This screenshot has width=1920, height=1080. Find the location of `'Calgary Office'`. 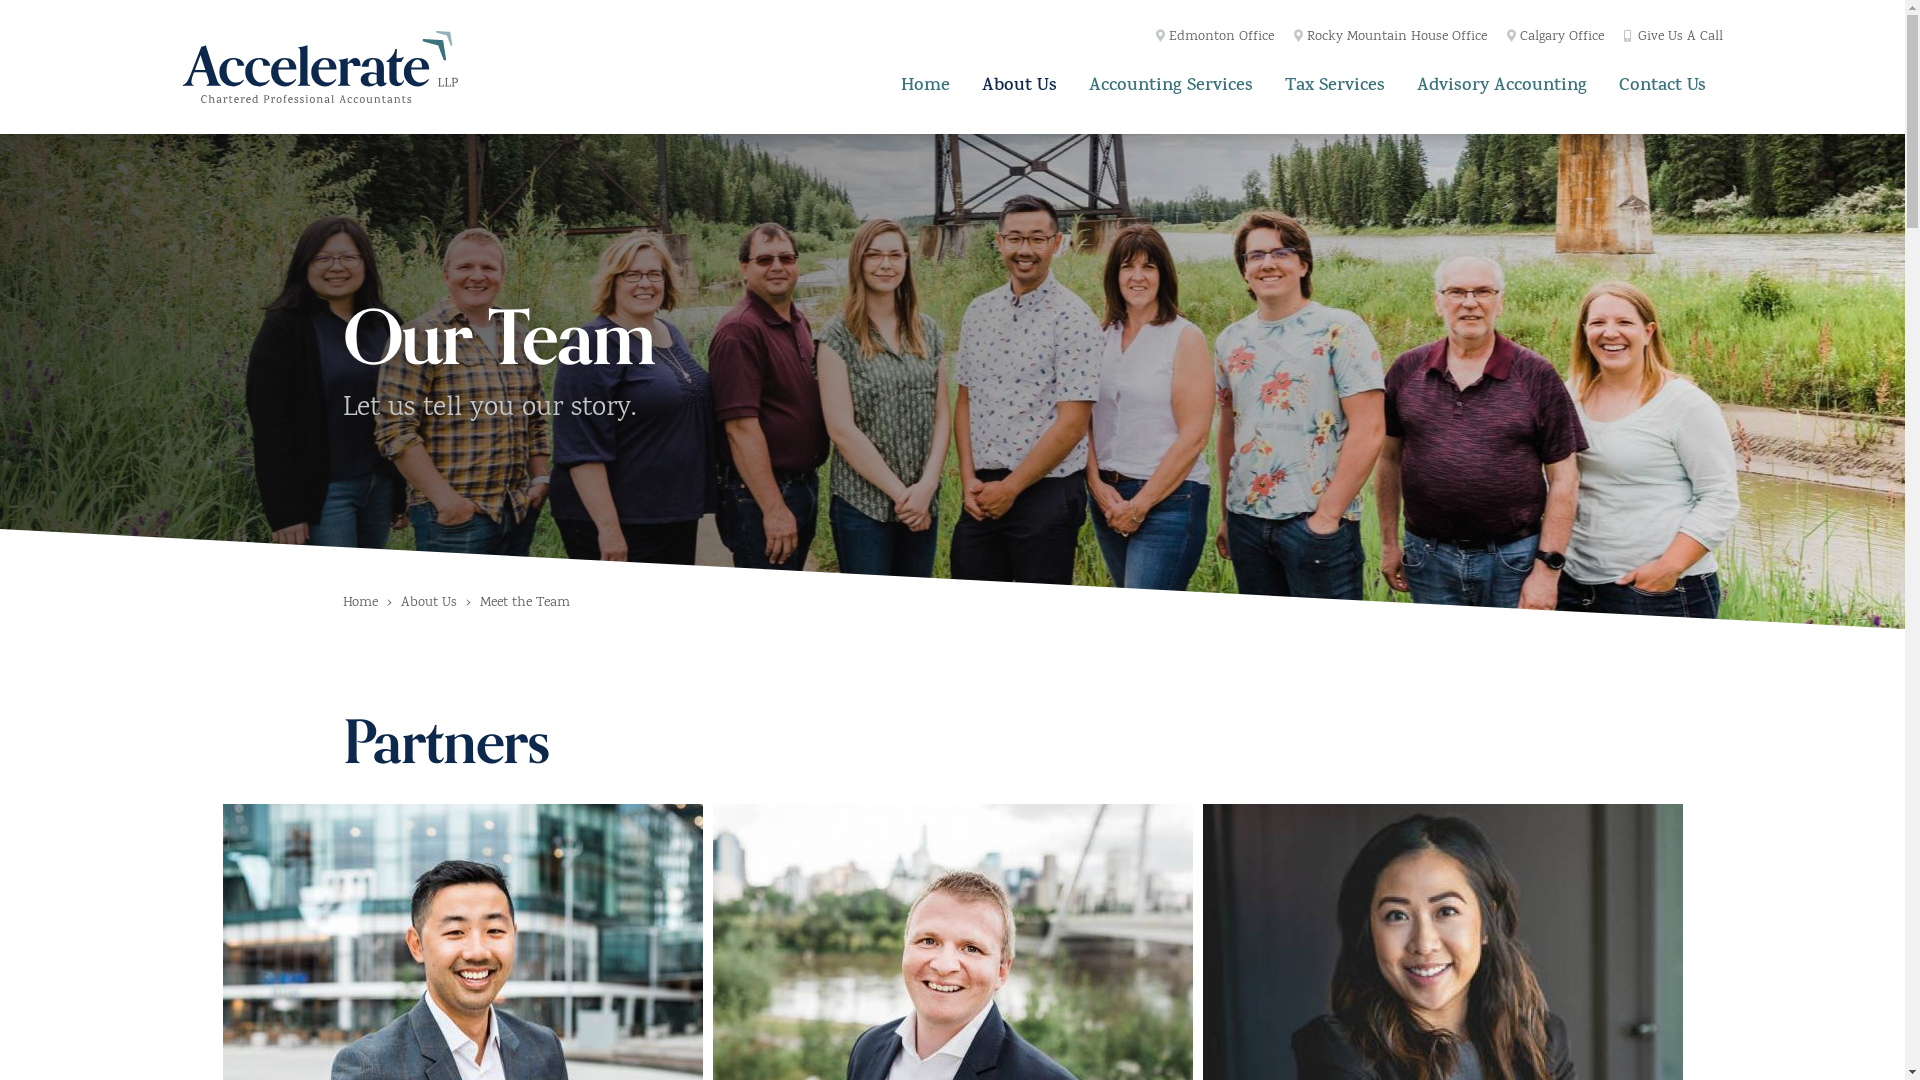

'Calgary Office' is located at coordinates (1554, 38).